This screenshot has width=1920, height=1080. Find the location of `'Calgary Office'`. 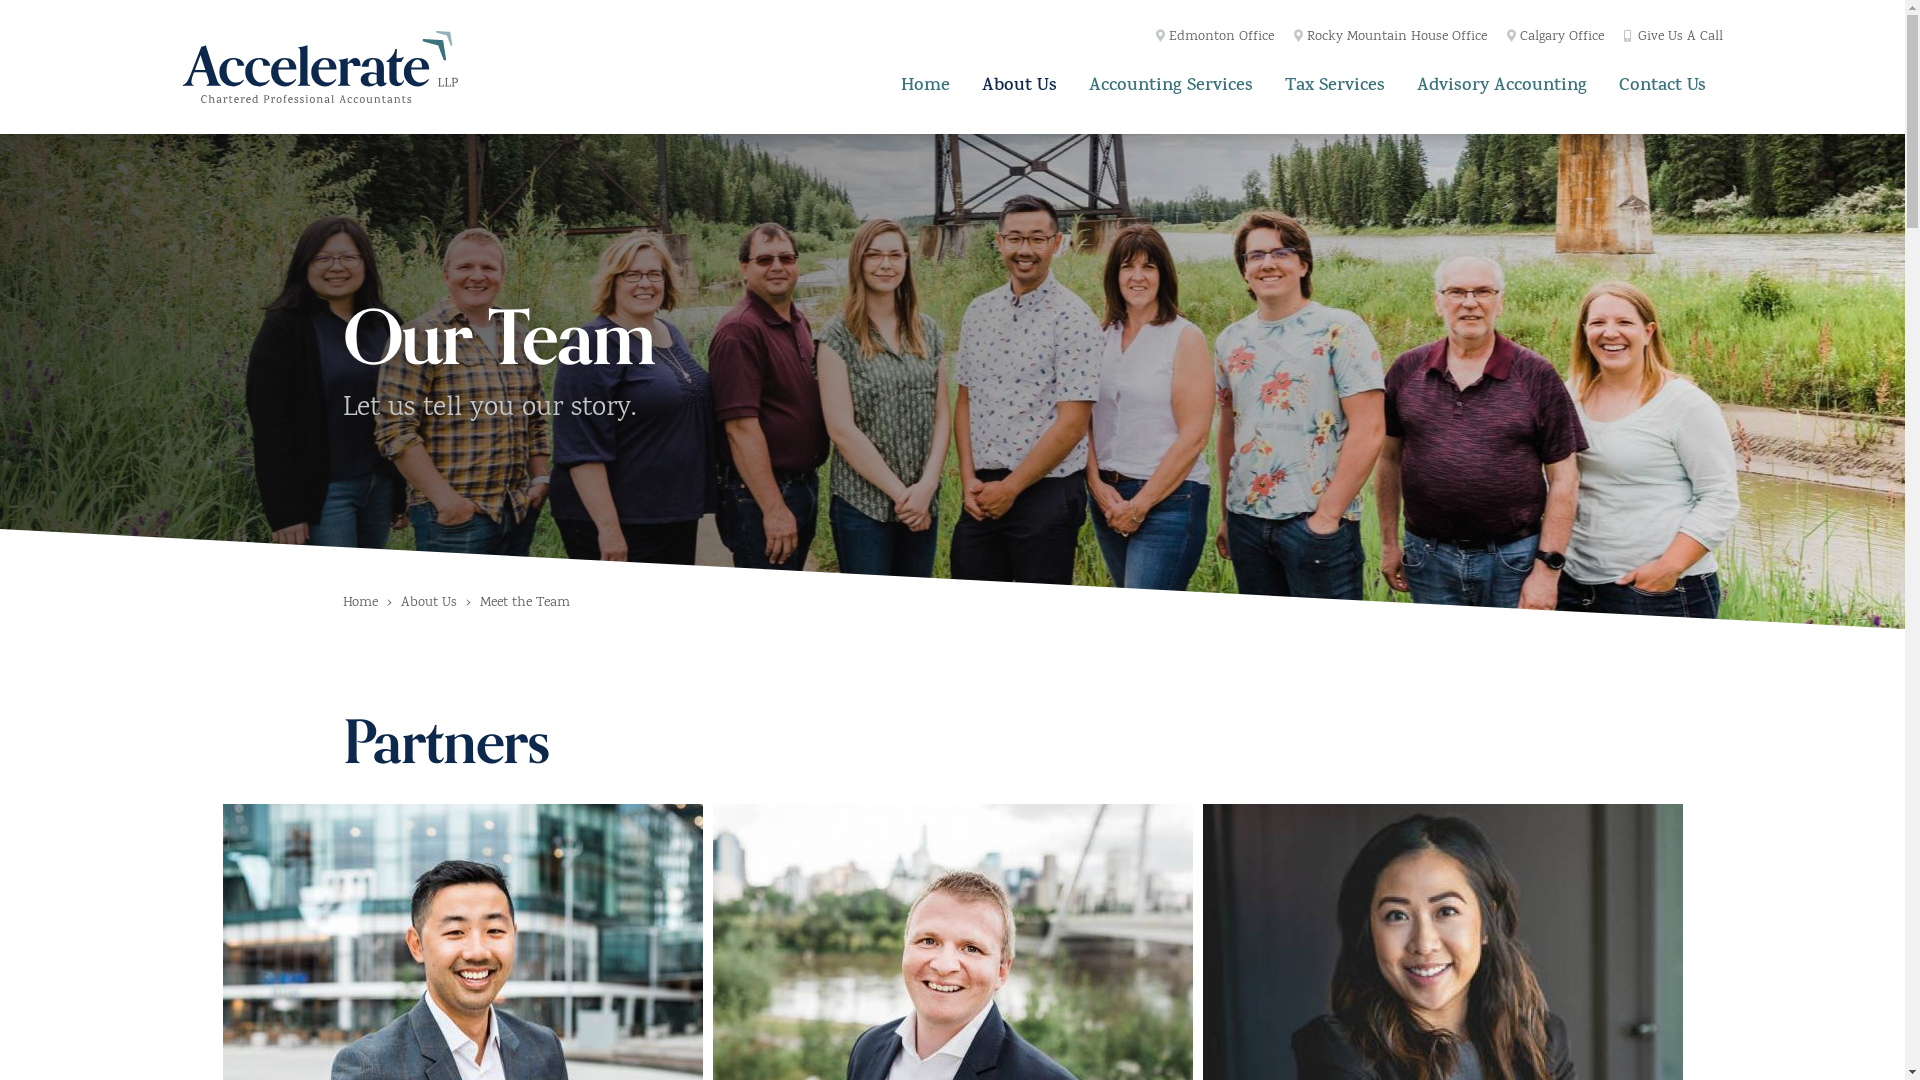

'Calgary Office' is located at coordinates (1554, 38).